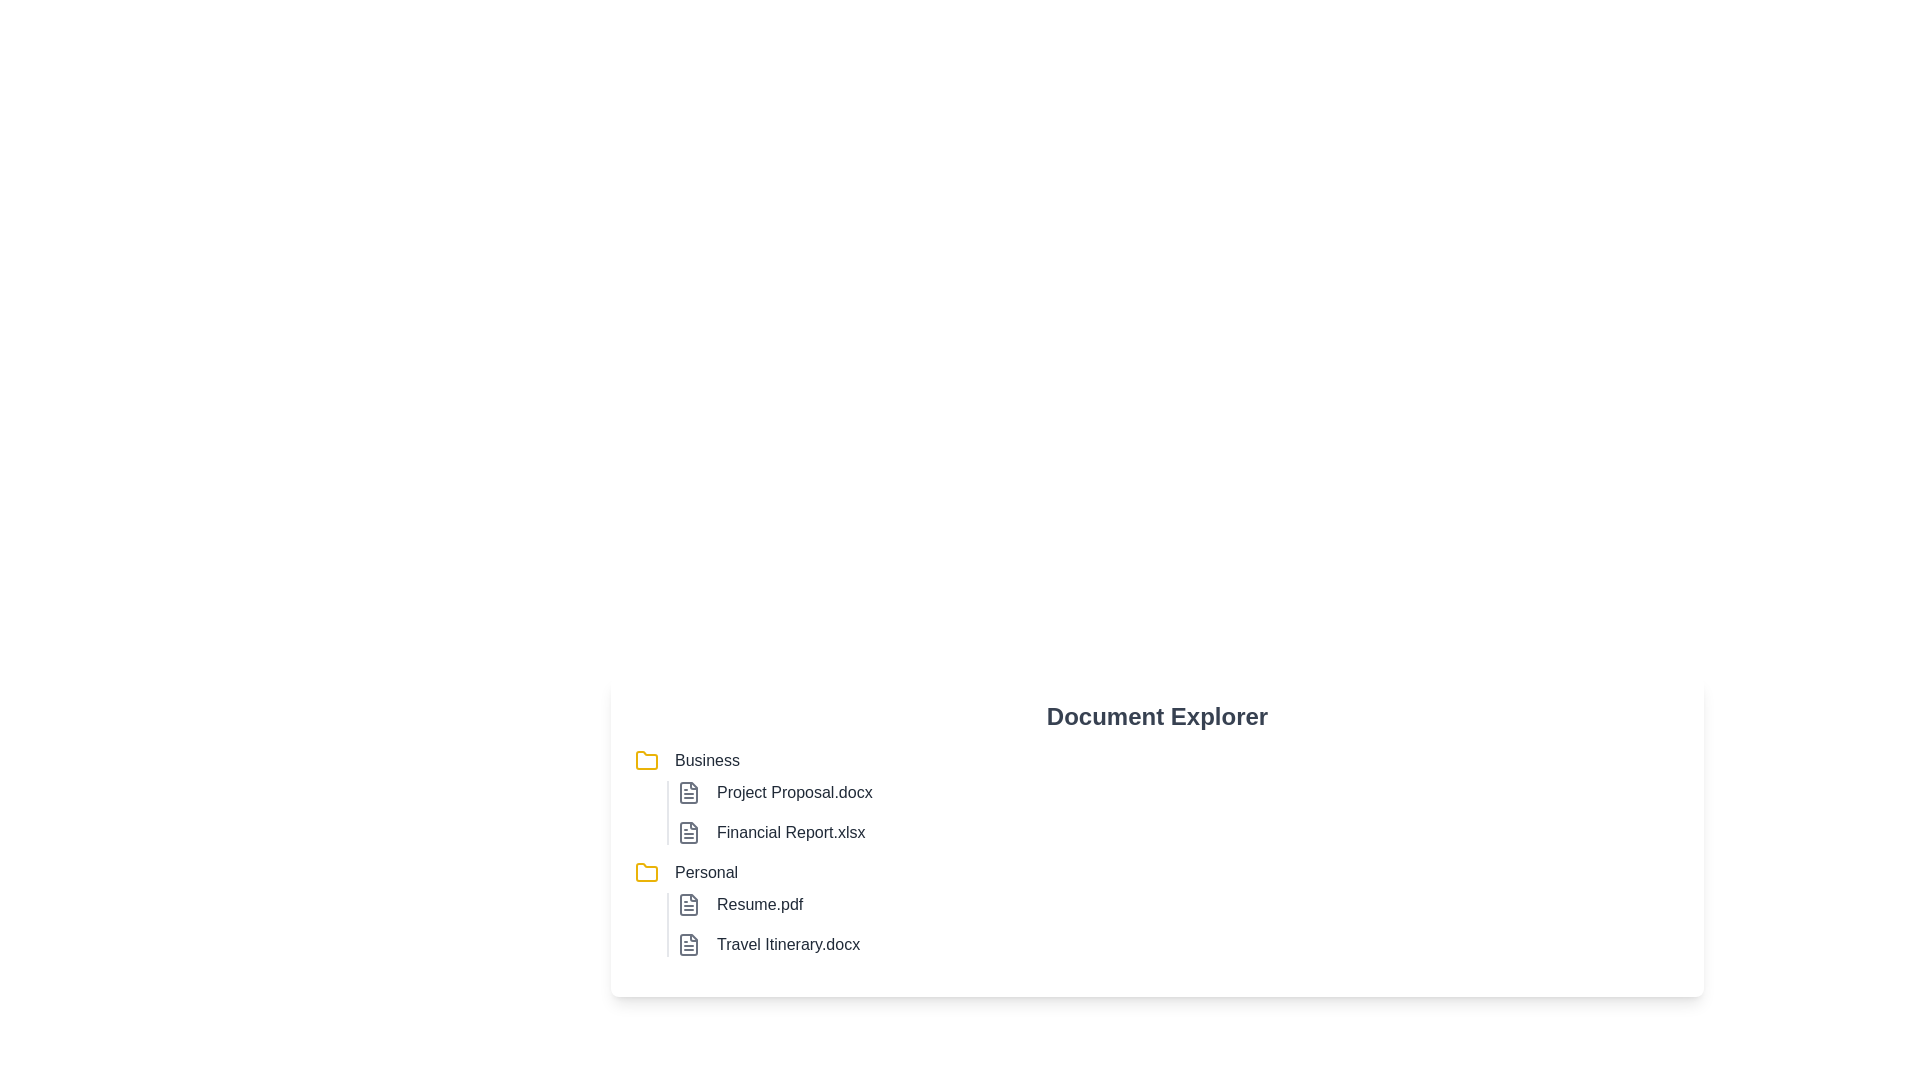 This screenshot has height=1080, width=1920. I want to click on the document icon located to the left of the 'Resume.pdf' text in the 'Personal' folder of the 'Document Explorer' interface, so click(689, 905).